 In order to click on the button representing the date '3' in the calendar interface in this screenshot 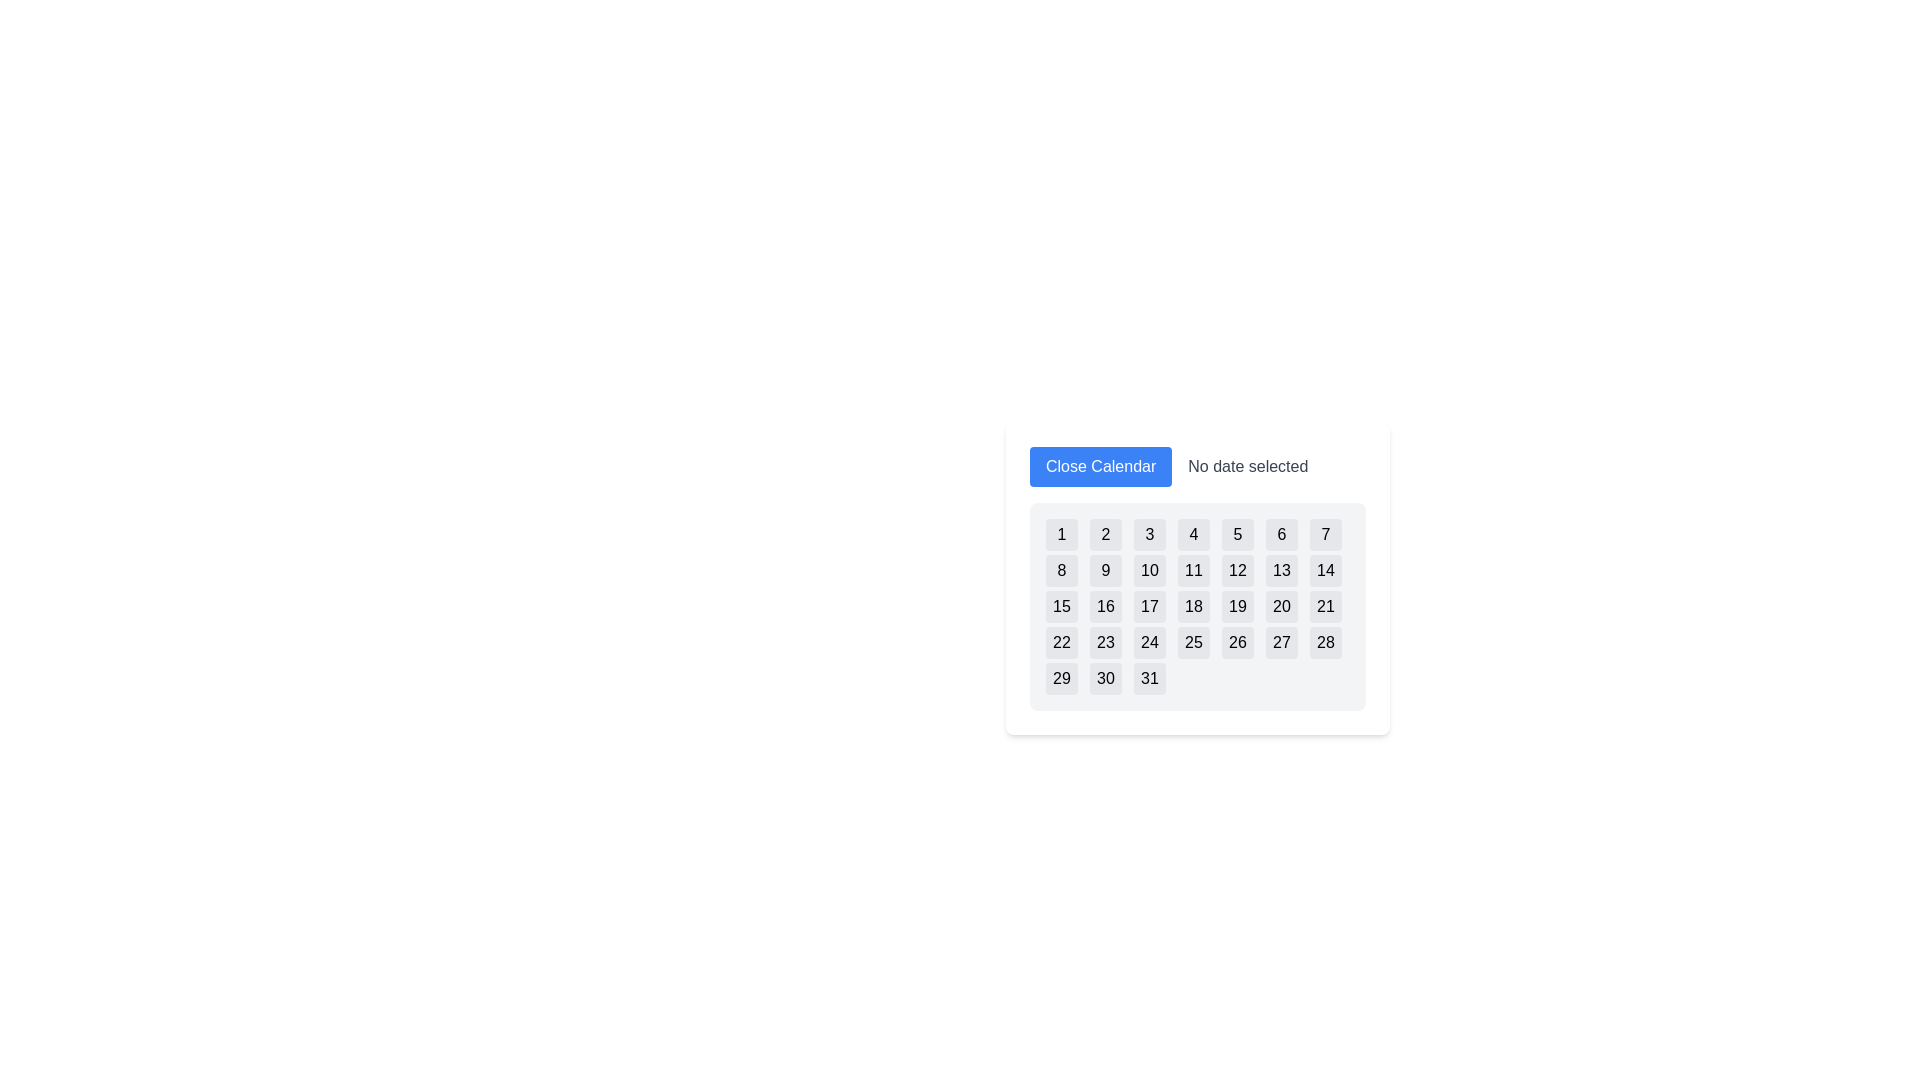, I will do `click(1150, 534)`.